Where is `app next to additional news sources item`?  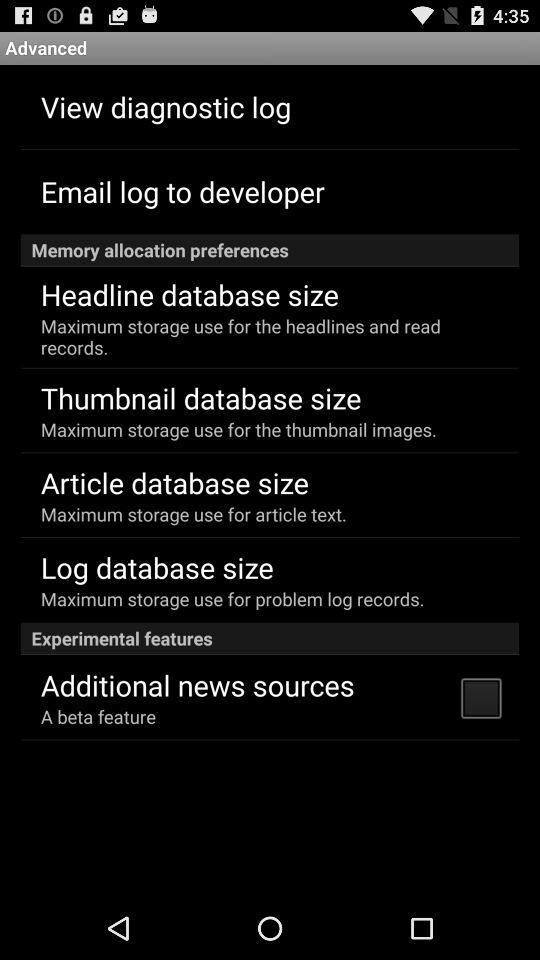
app next to additional news sources item is located at coordinates (479, 697).